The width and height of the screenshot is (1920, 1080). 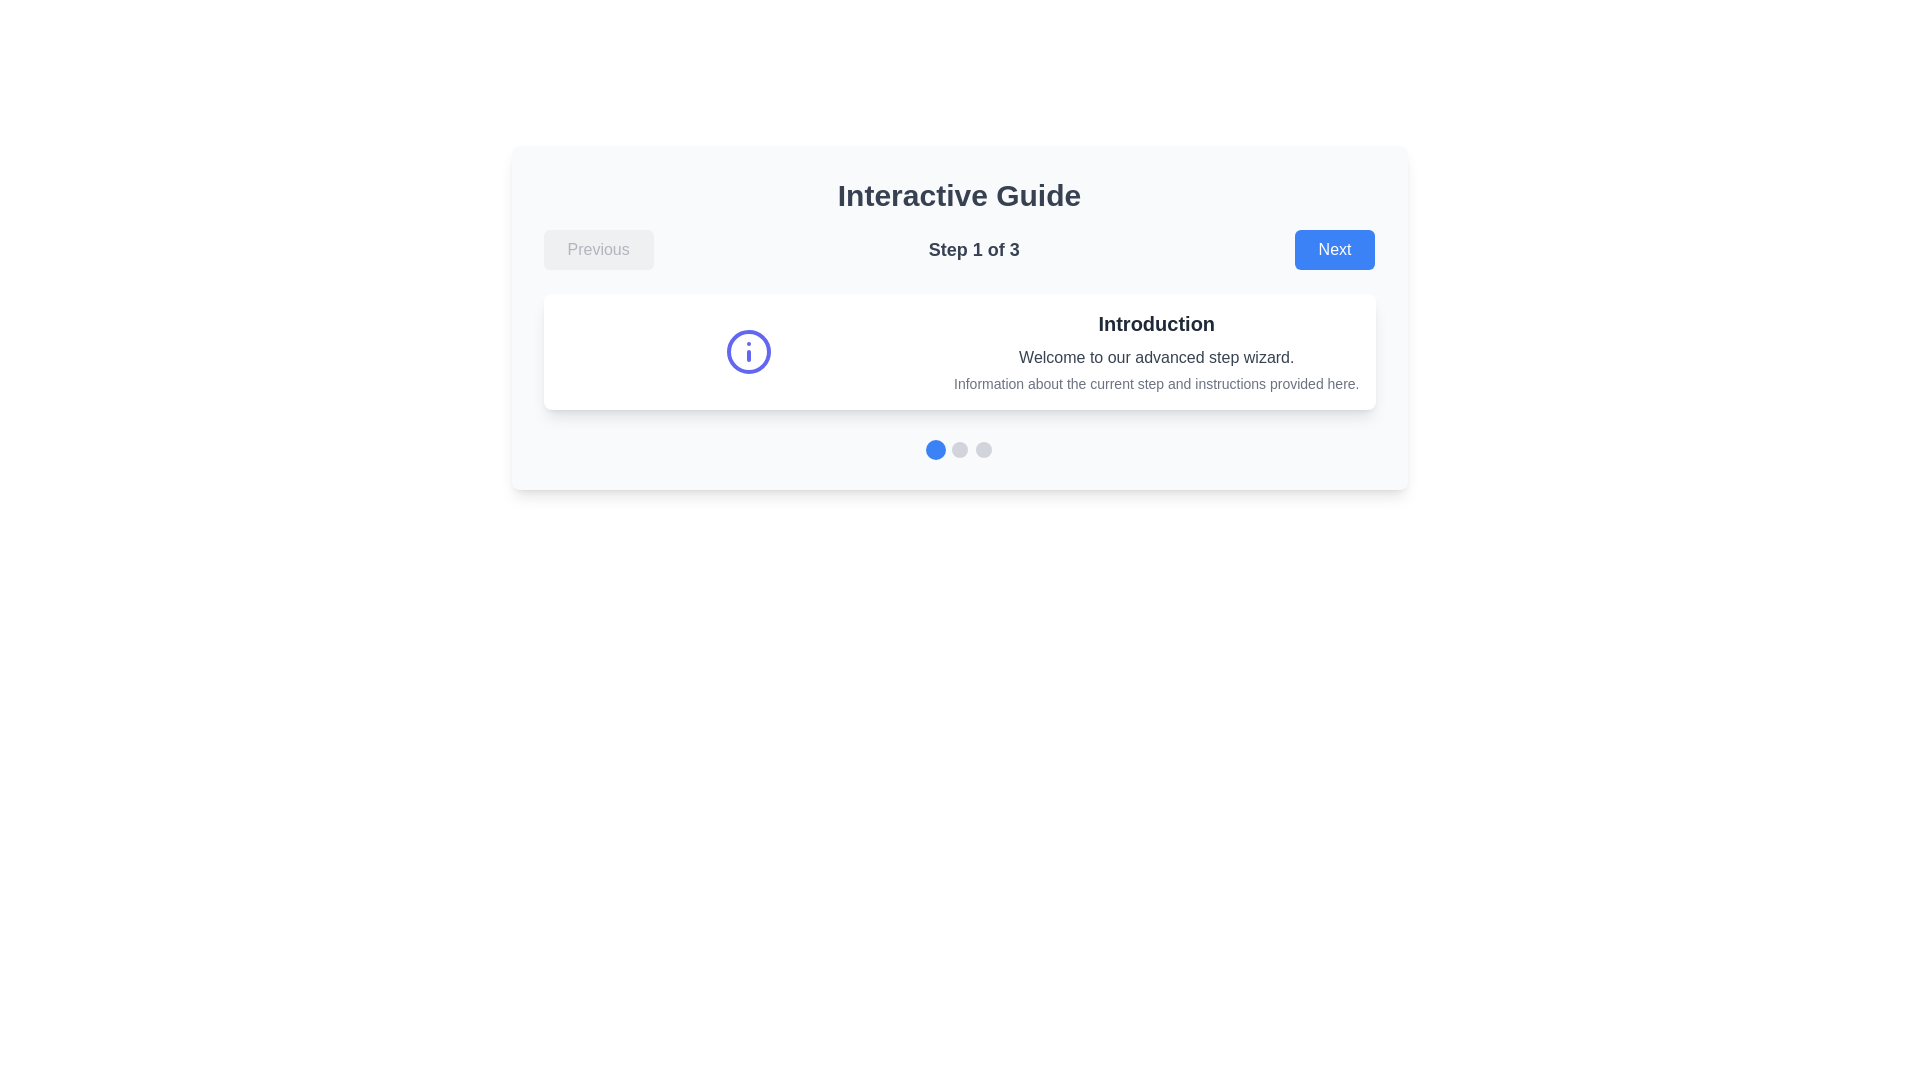 What do you see at coordinates (747, 350) in the screenshot?
I see `the informational icon located within a white card under the guide heading next to the text 'Introduction' for more information` at bounding box center [747, 350].